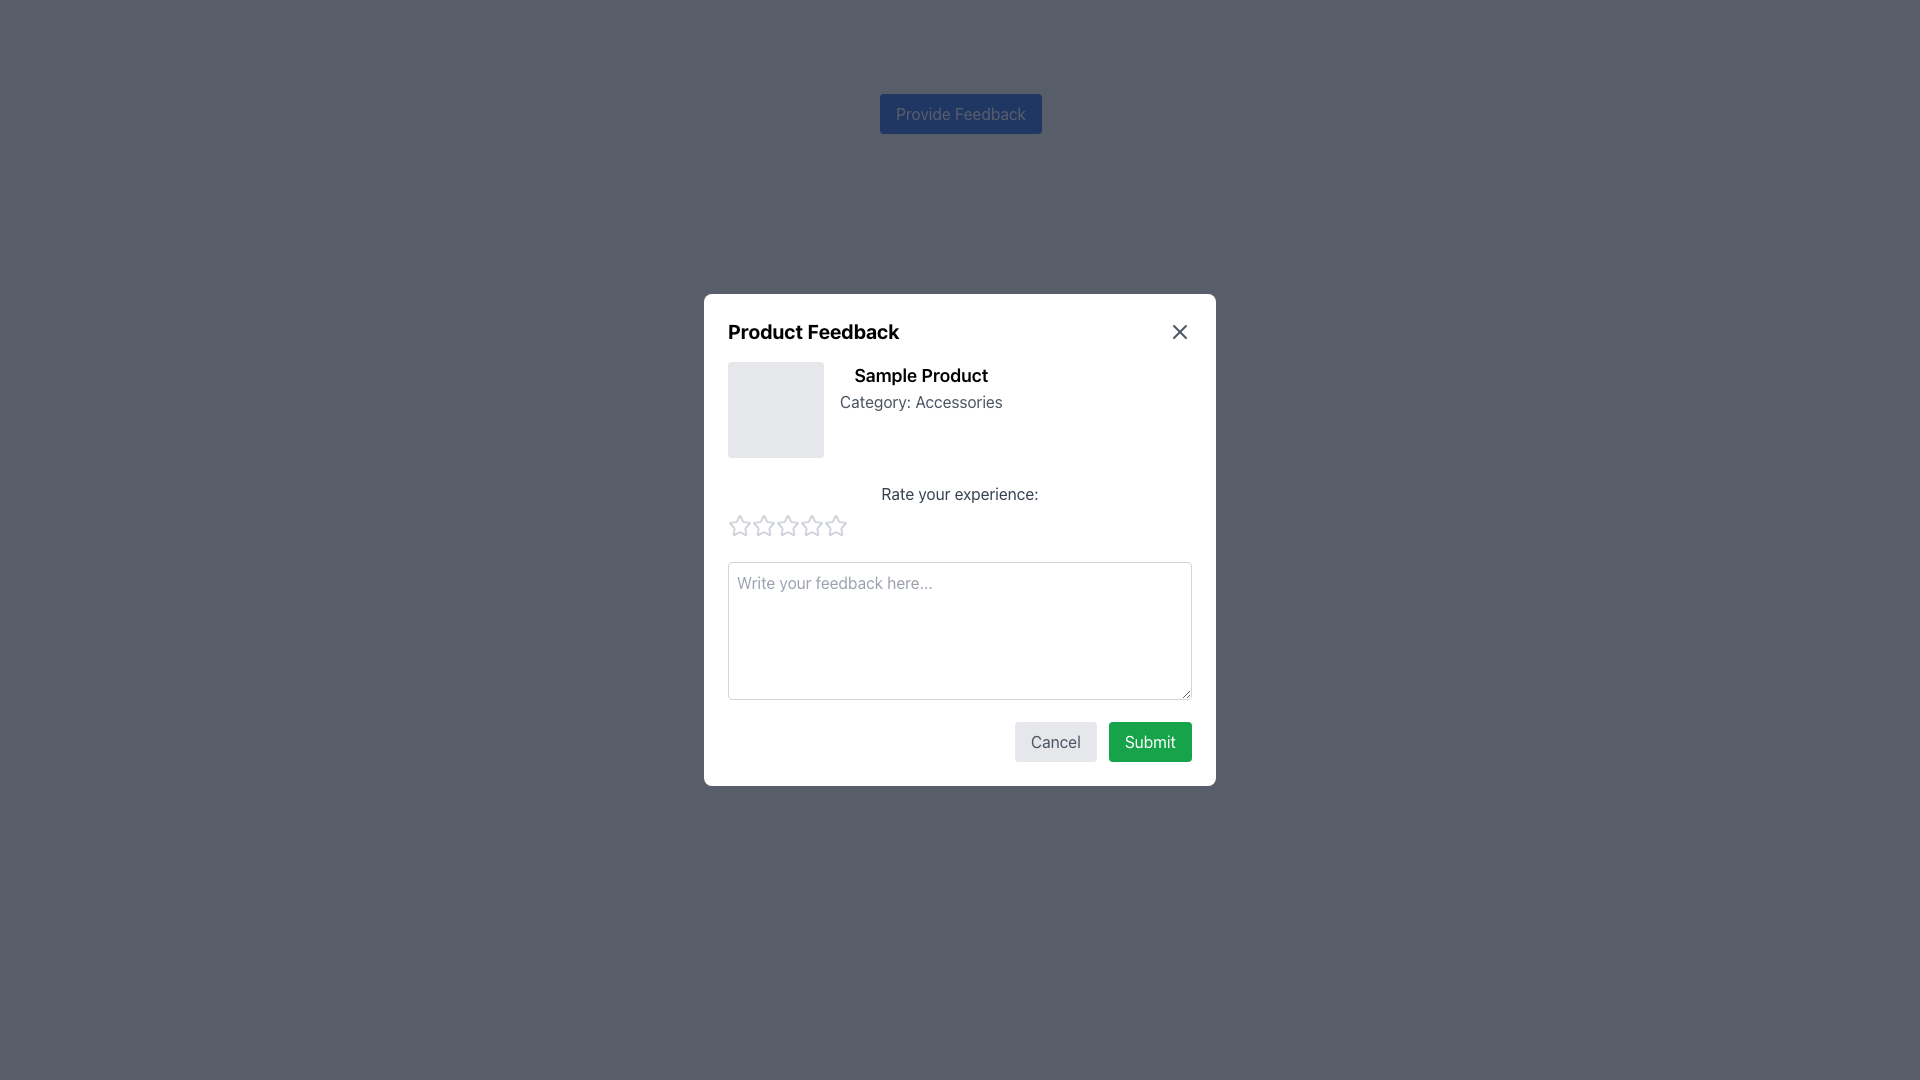 This screenshot has height=1080, width=1920. What do you see at coordinates (786, 524) in the screenshot?
I see `the first star icon in the 'Rate your experience' section of the modal` at bounding box center [786, 524].